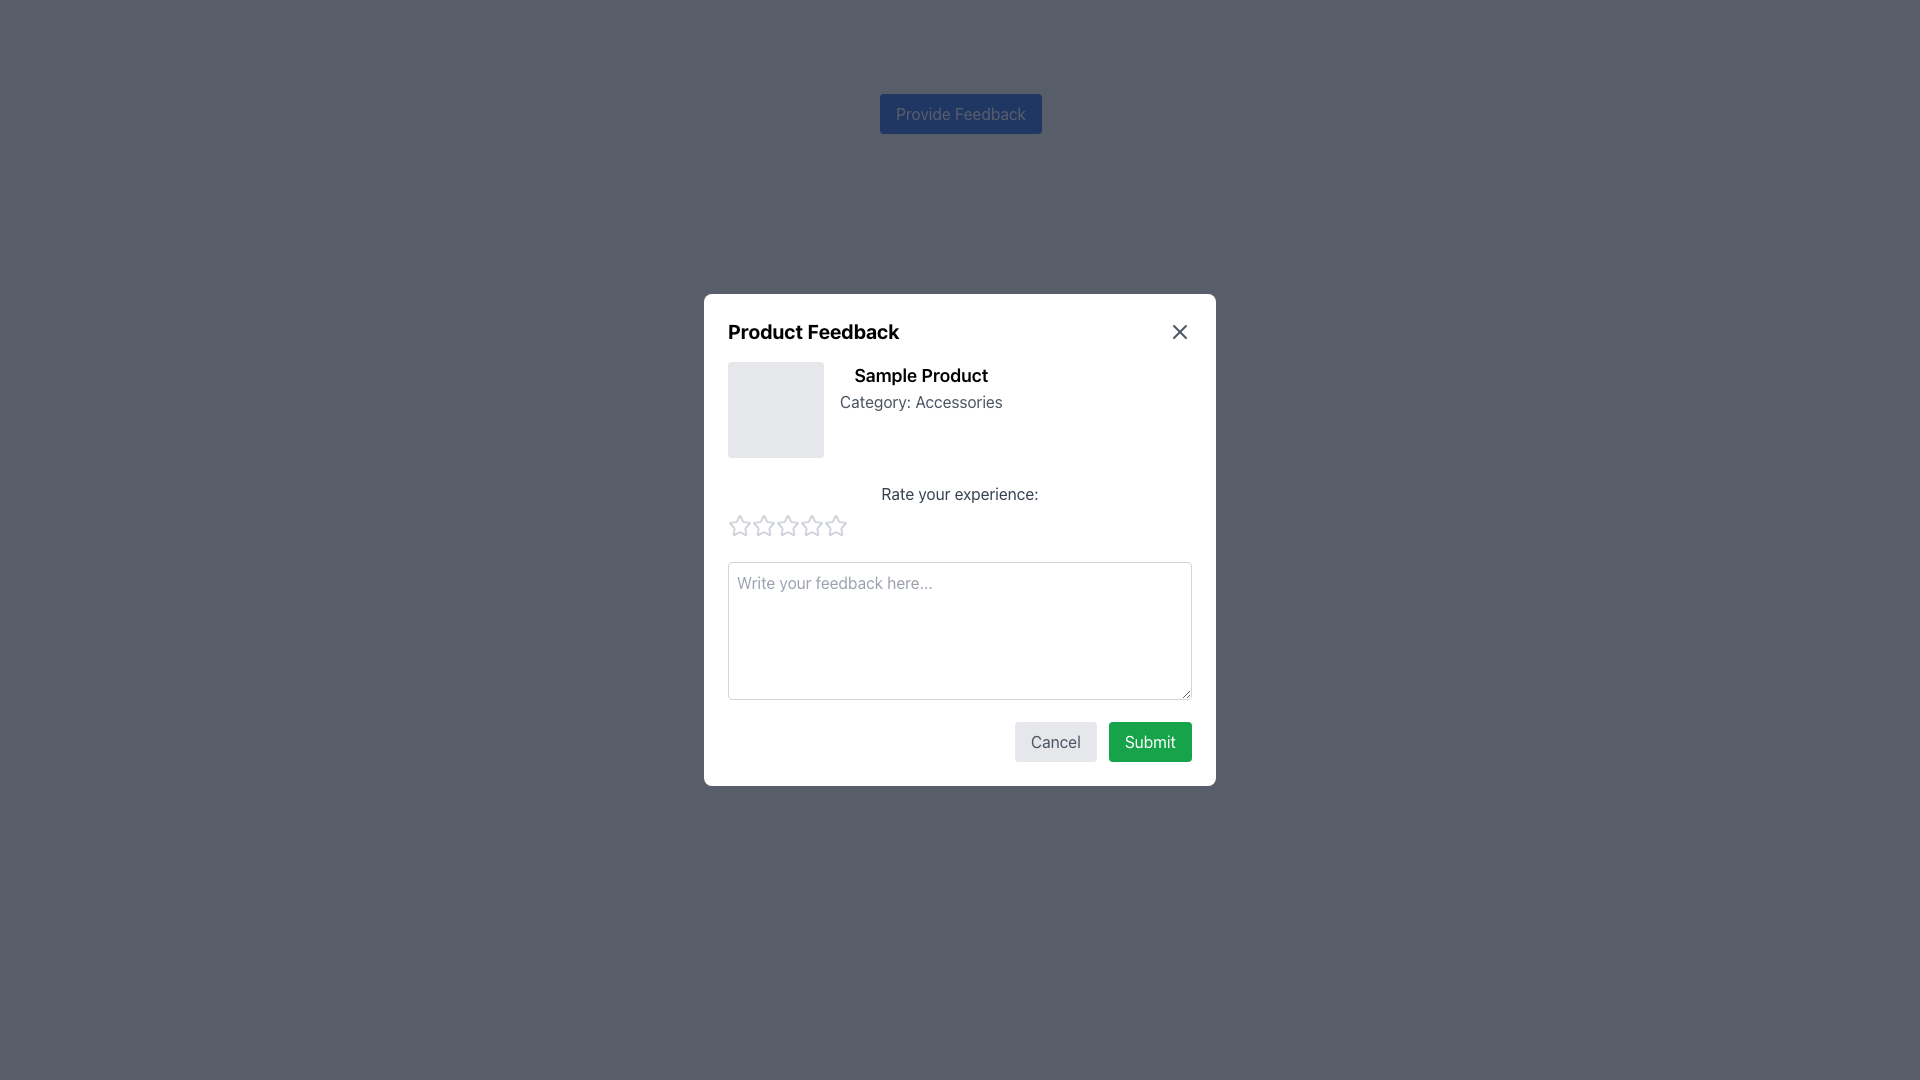 This screenshot has height=1080, width=1920. What do you see at coordinates (786, 524) in the screenshot?
I see `the first star icon in the 'Rate your experience' section of the modal` at bounding box center [786, 524].